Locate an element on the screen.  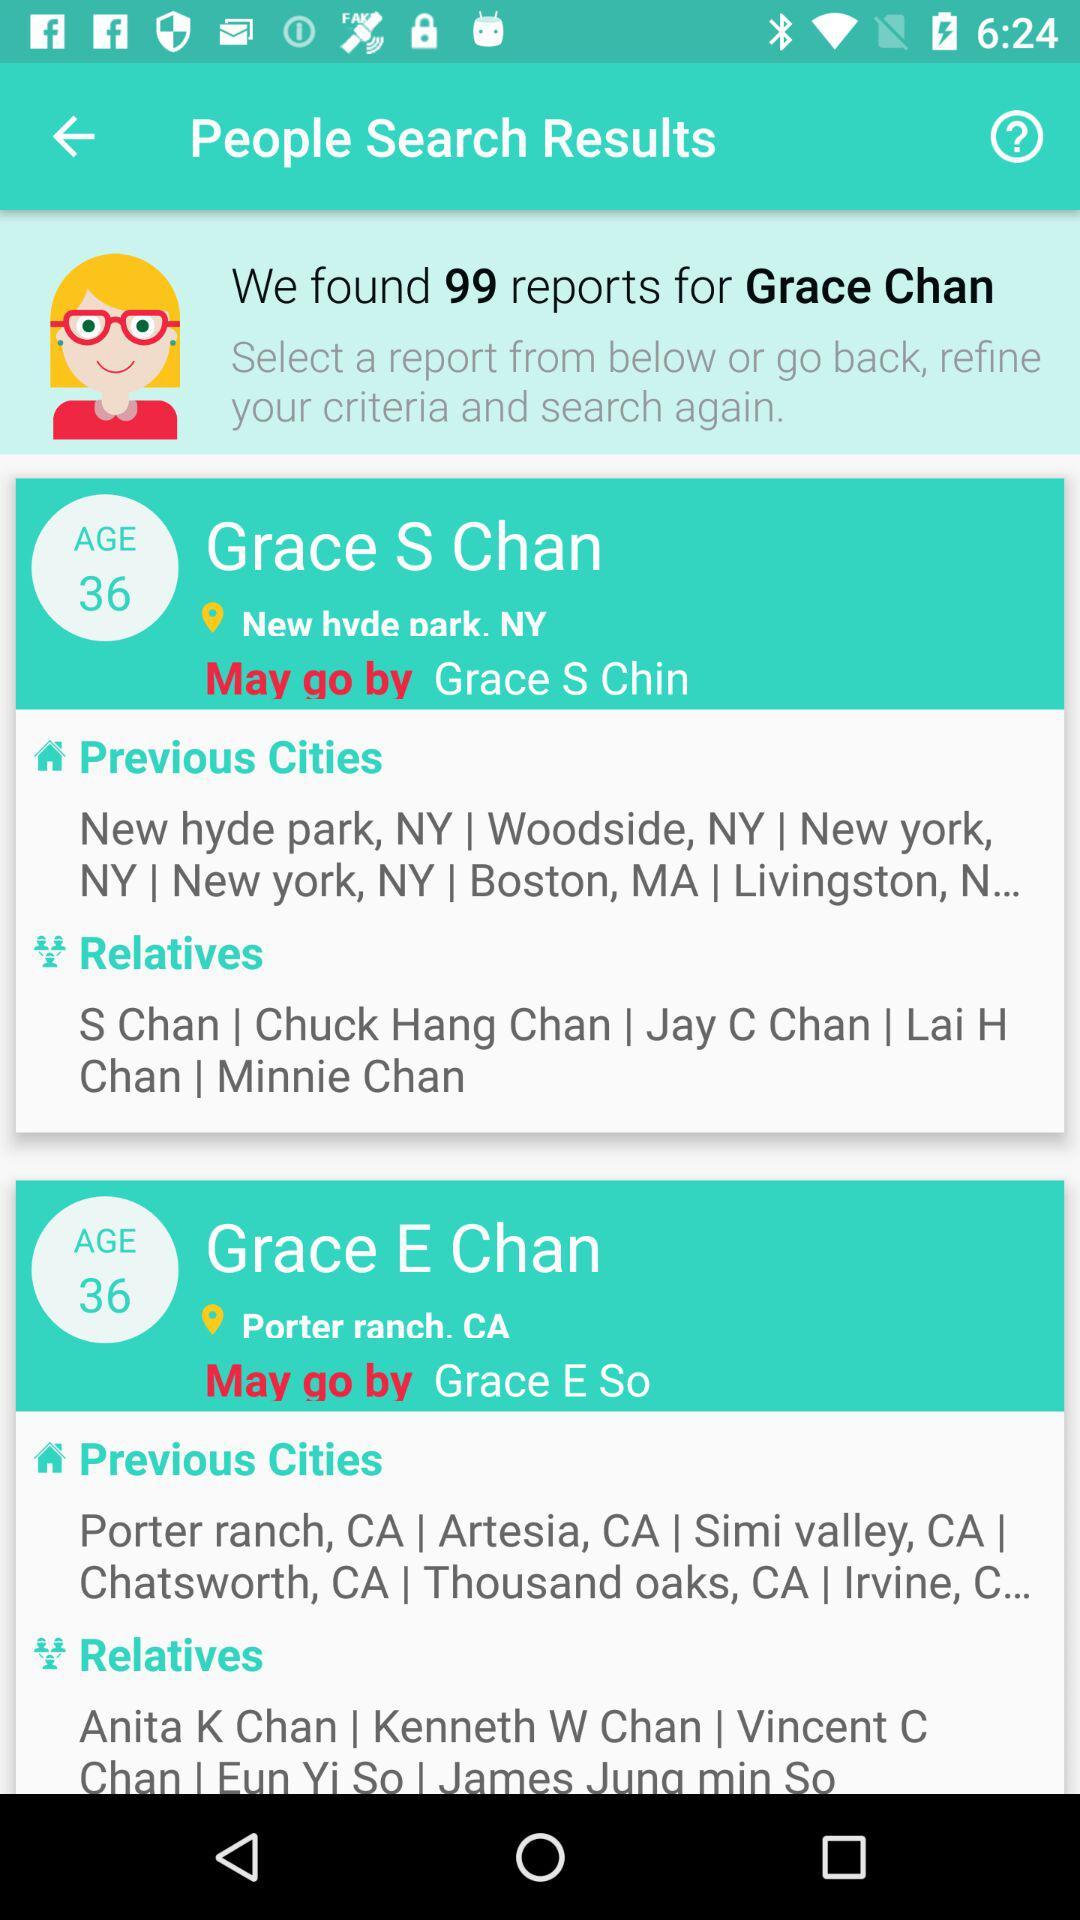
item to the right of the people search results is located at coordinates (1017, 135).